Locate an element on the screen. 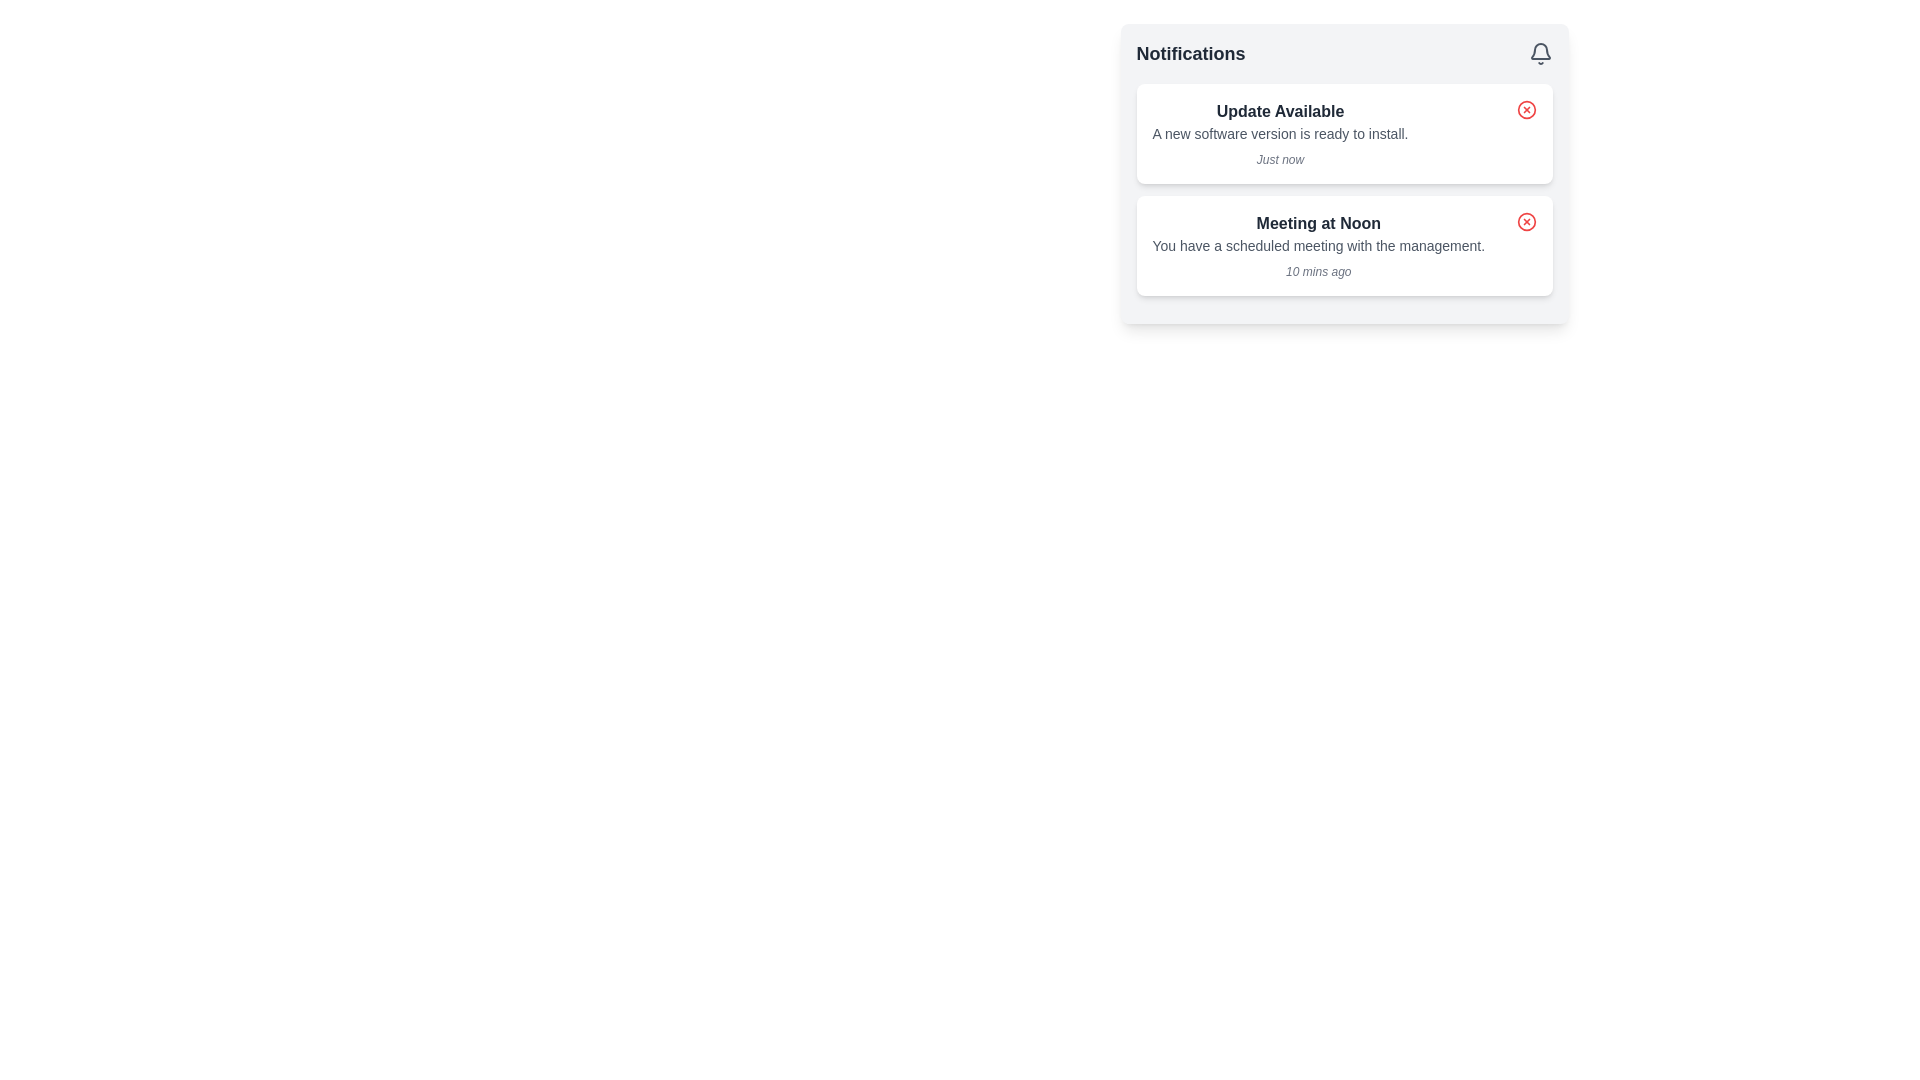 Image resolution: width=1920 pixels, height=1080 pixels. the timestamp text label that reads '10 mins ago', styled in a smaller italicized font and muted gray color, located at the bottom right of the notification card is located at coordinates (1318, 272).